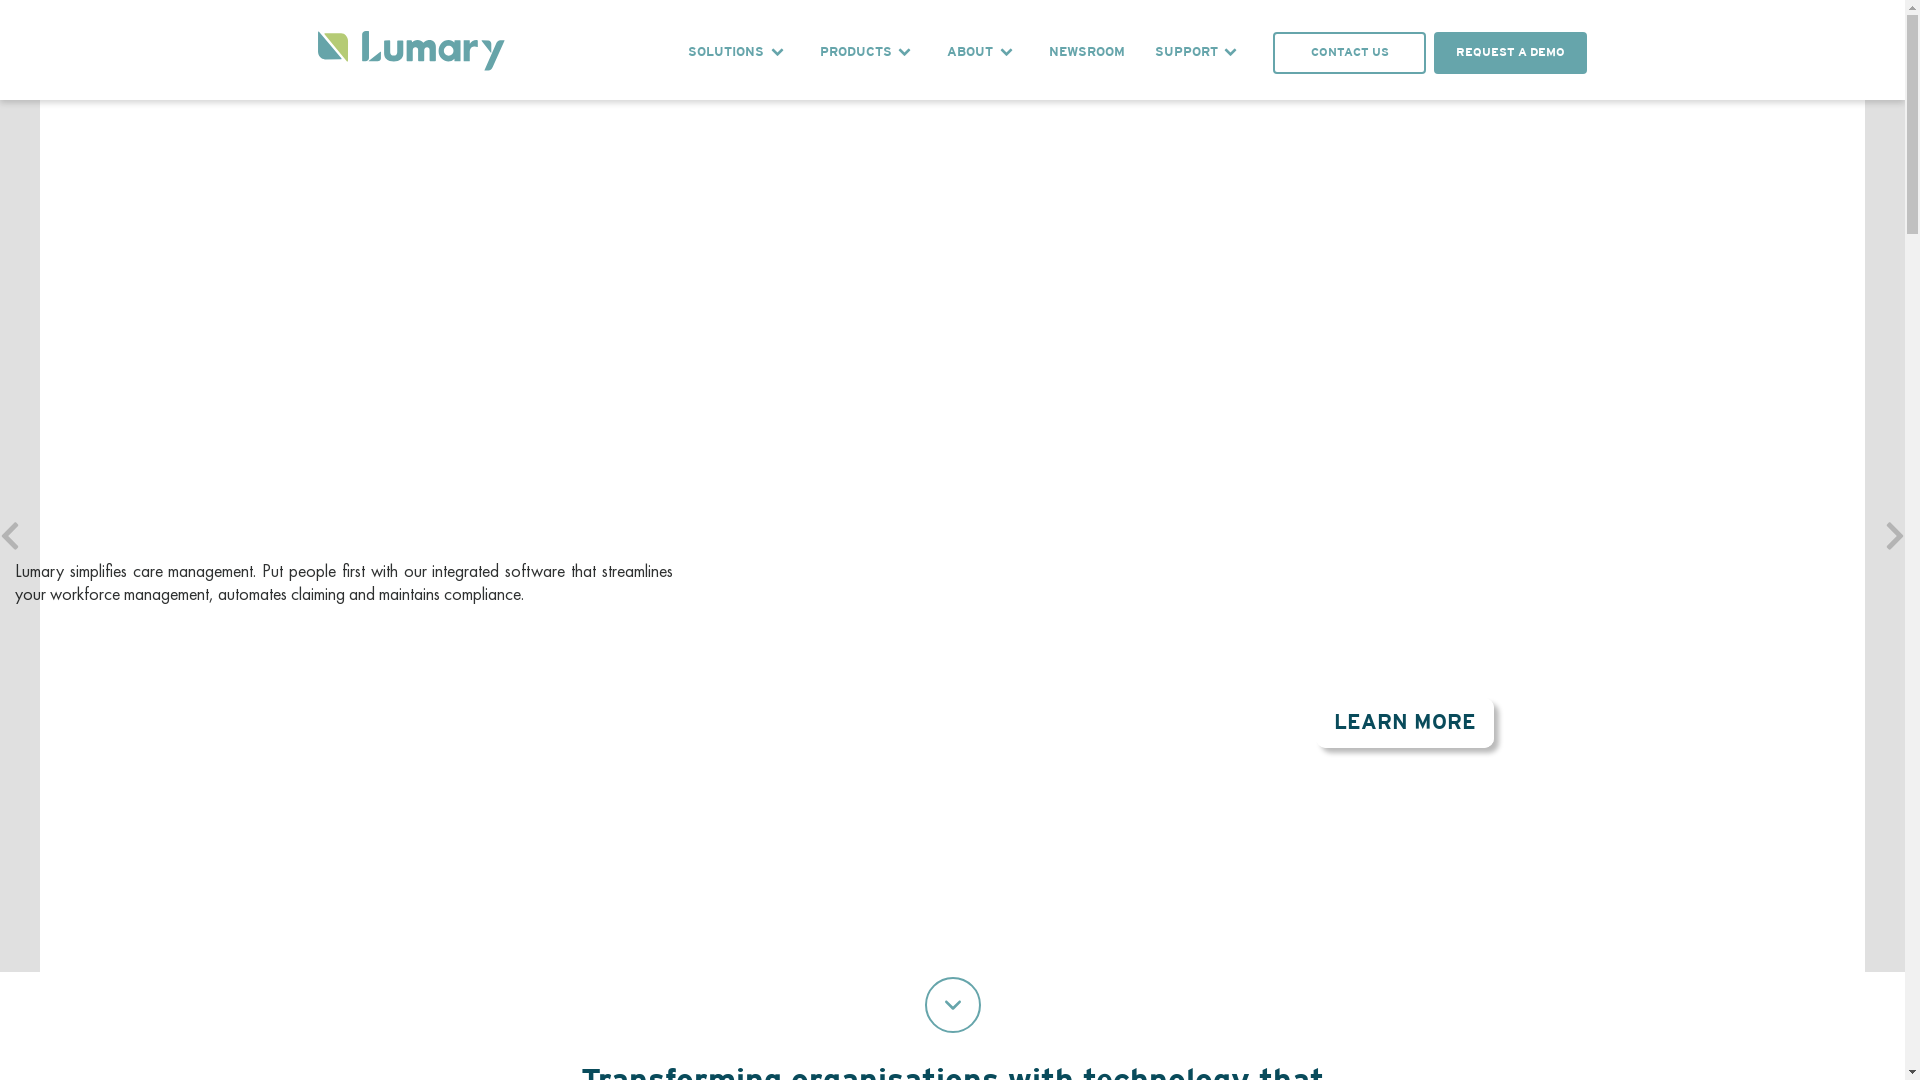 Image resolution: width=1920 pixels, height=1080 pixels. I want to click on 'NEWSROOM', so click(1085, 52).